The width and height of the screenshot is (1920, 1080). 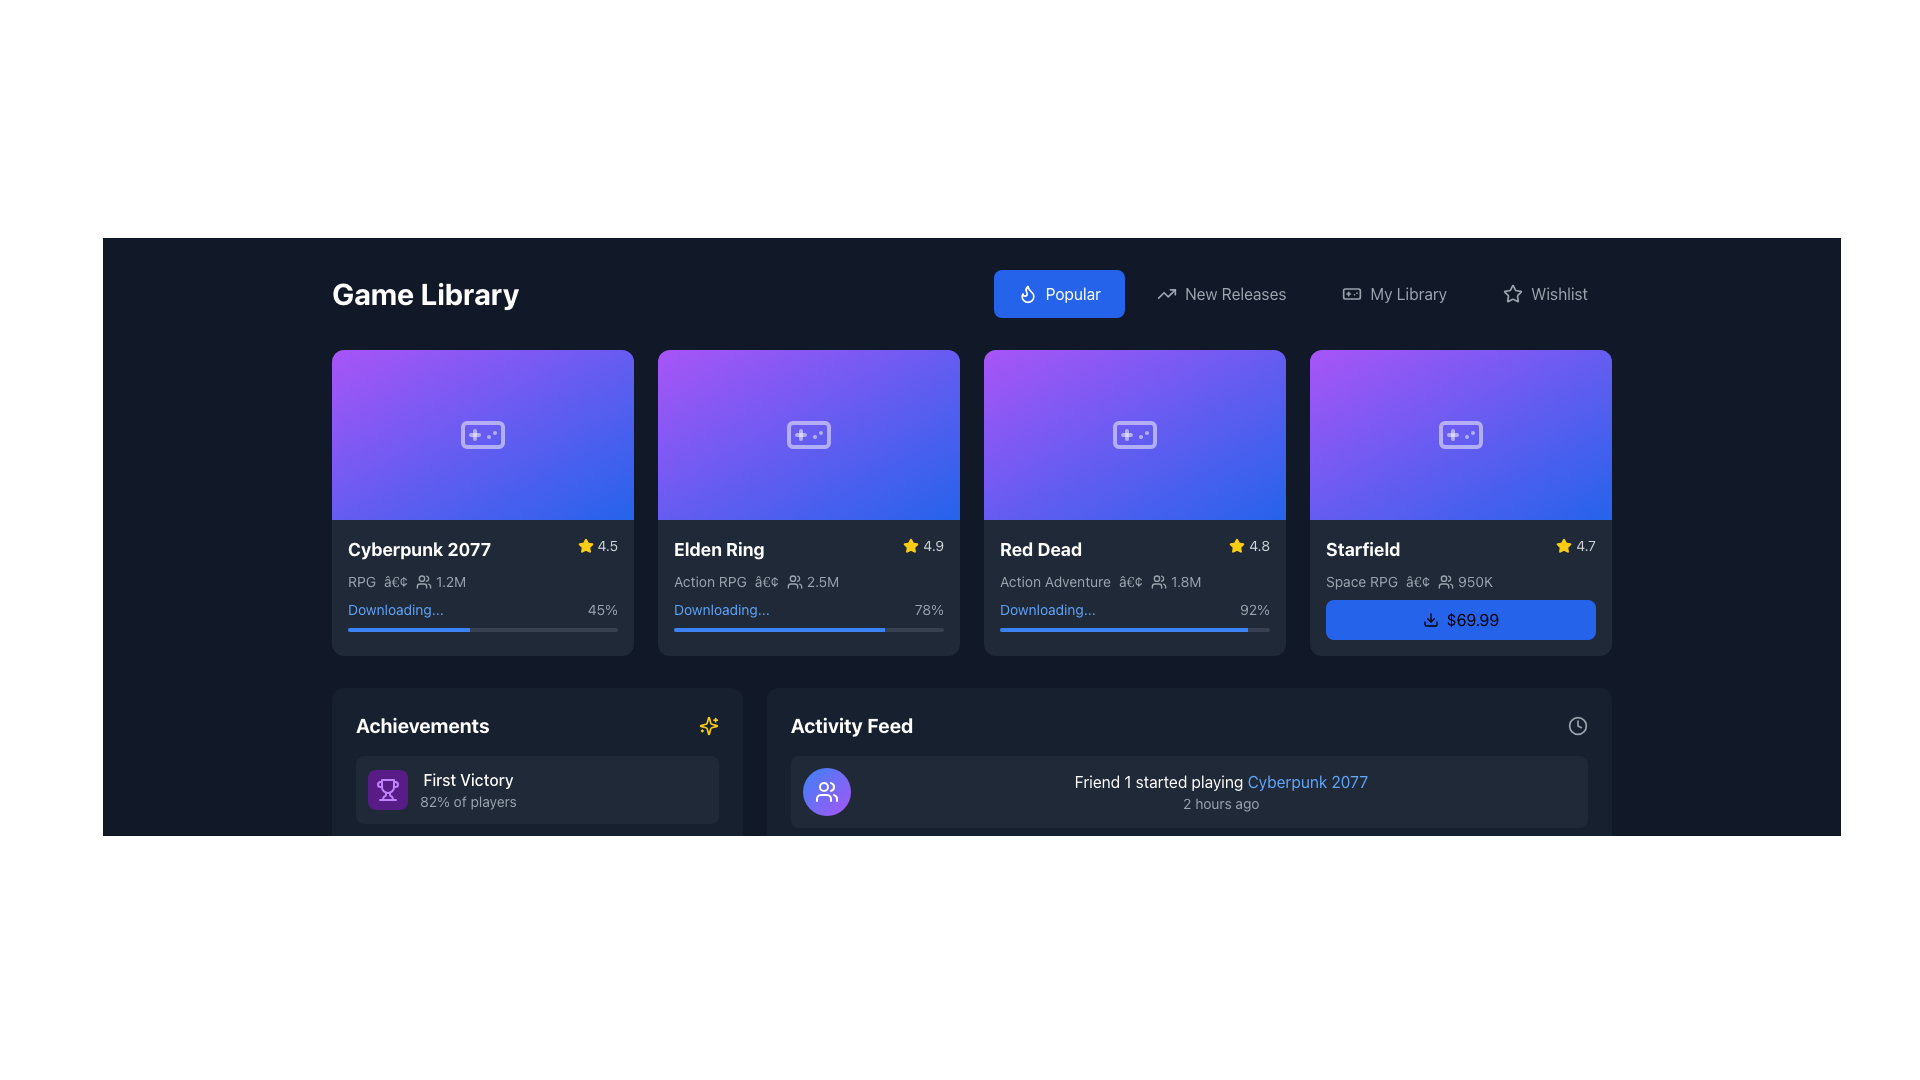 I want to click on the Text label displaying the popularity metric for the 'Starfield' game located beneath the title 'Space RPG', so click(x=1475, y=581).